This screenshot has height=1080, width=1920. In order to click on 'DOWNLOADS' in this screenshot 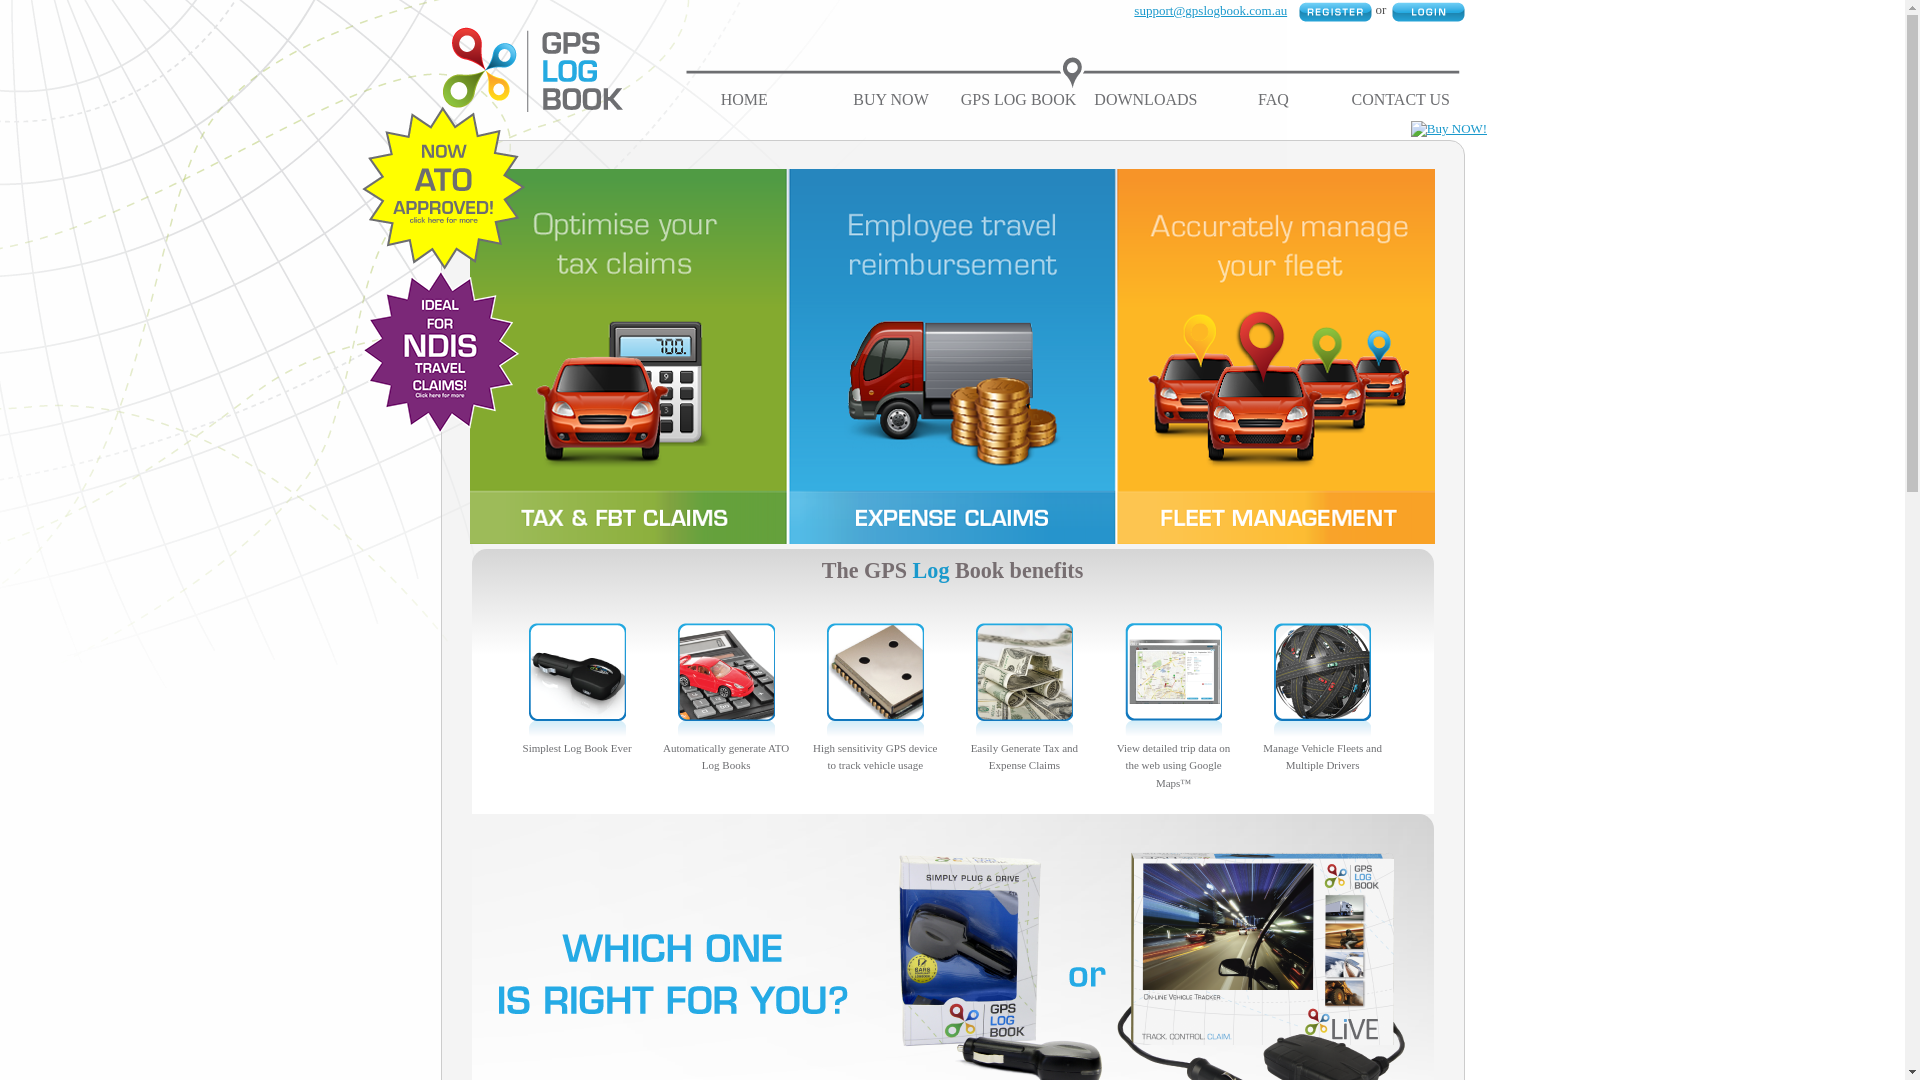, I will do `click(1093, 99)`.